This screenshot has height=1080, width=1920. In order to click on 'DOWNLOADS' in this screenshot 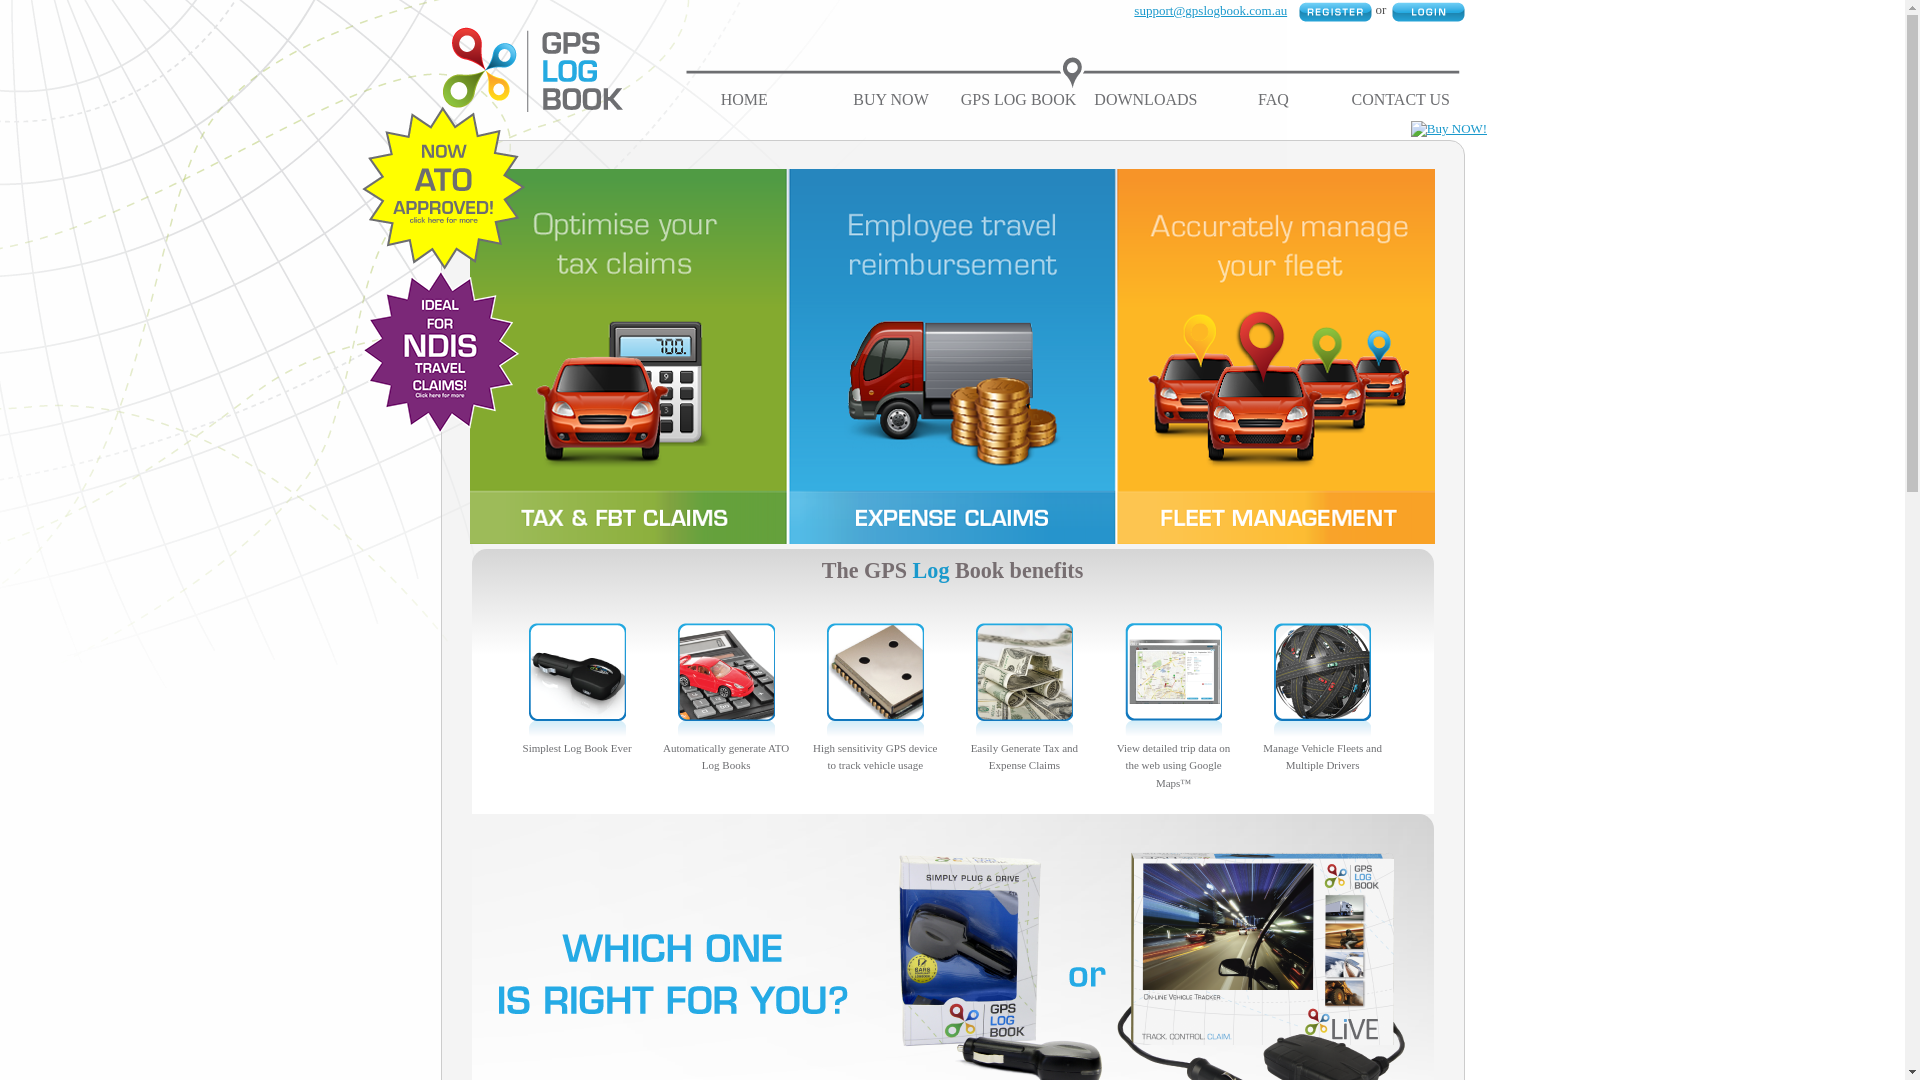, I will do `click(1093, 99)`.